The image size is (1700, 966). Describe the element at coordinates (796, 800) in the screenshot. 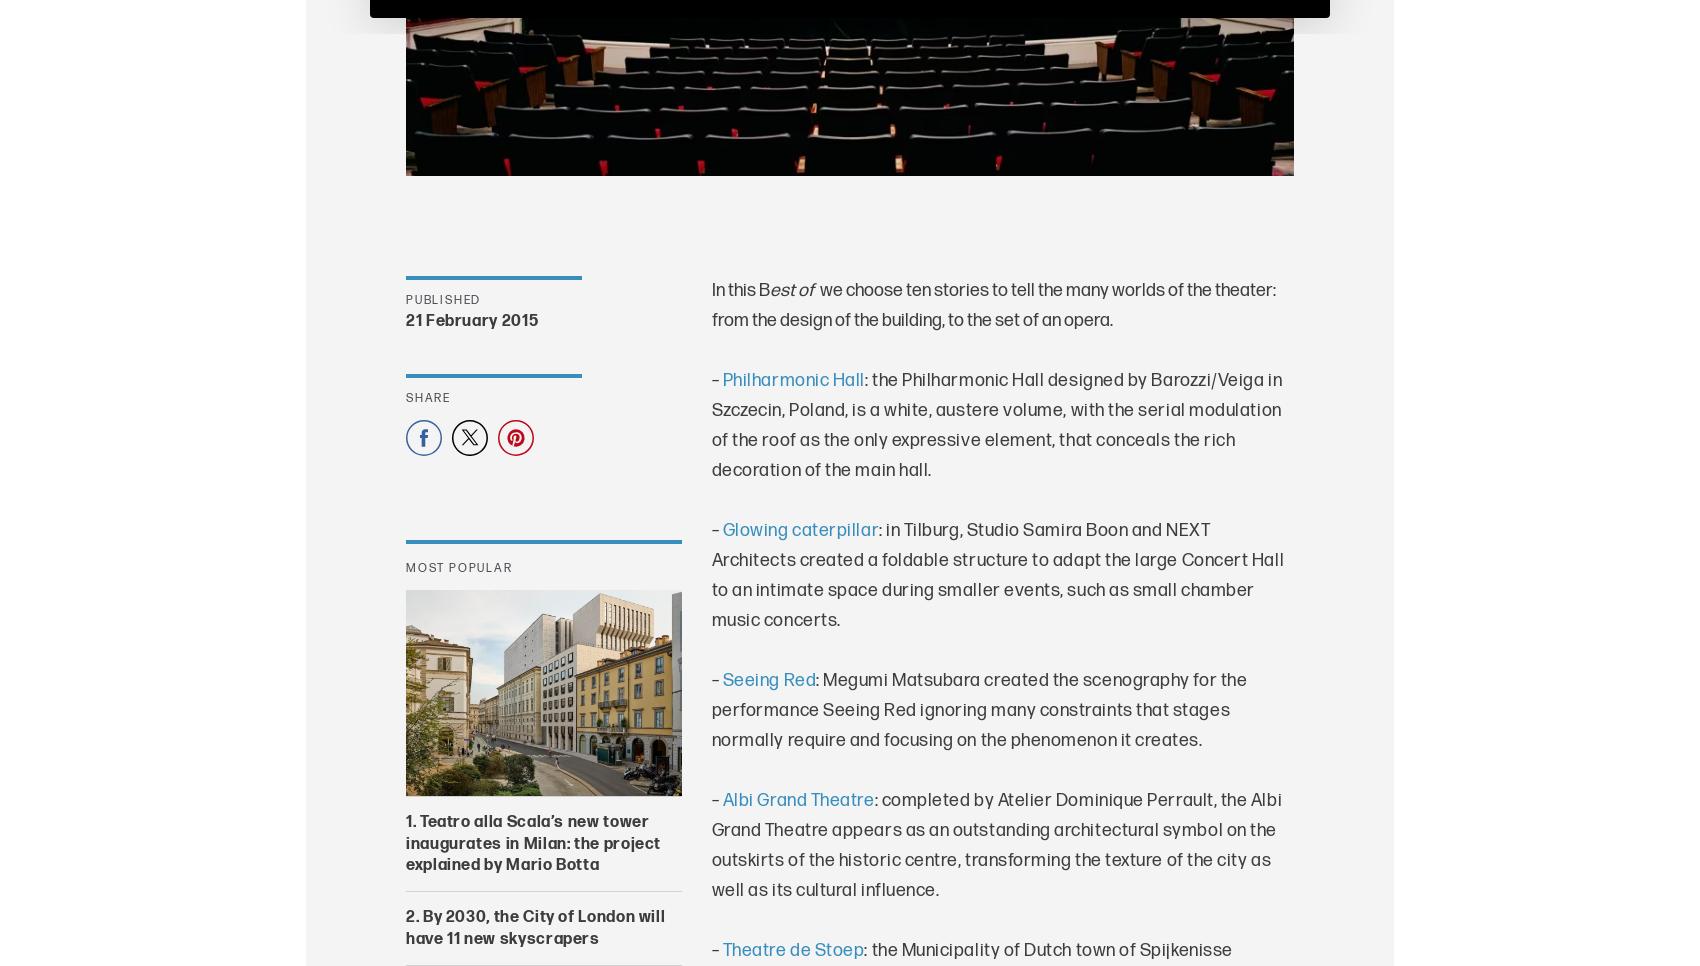

I see `'Albi Grand Theatre'` at that location.